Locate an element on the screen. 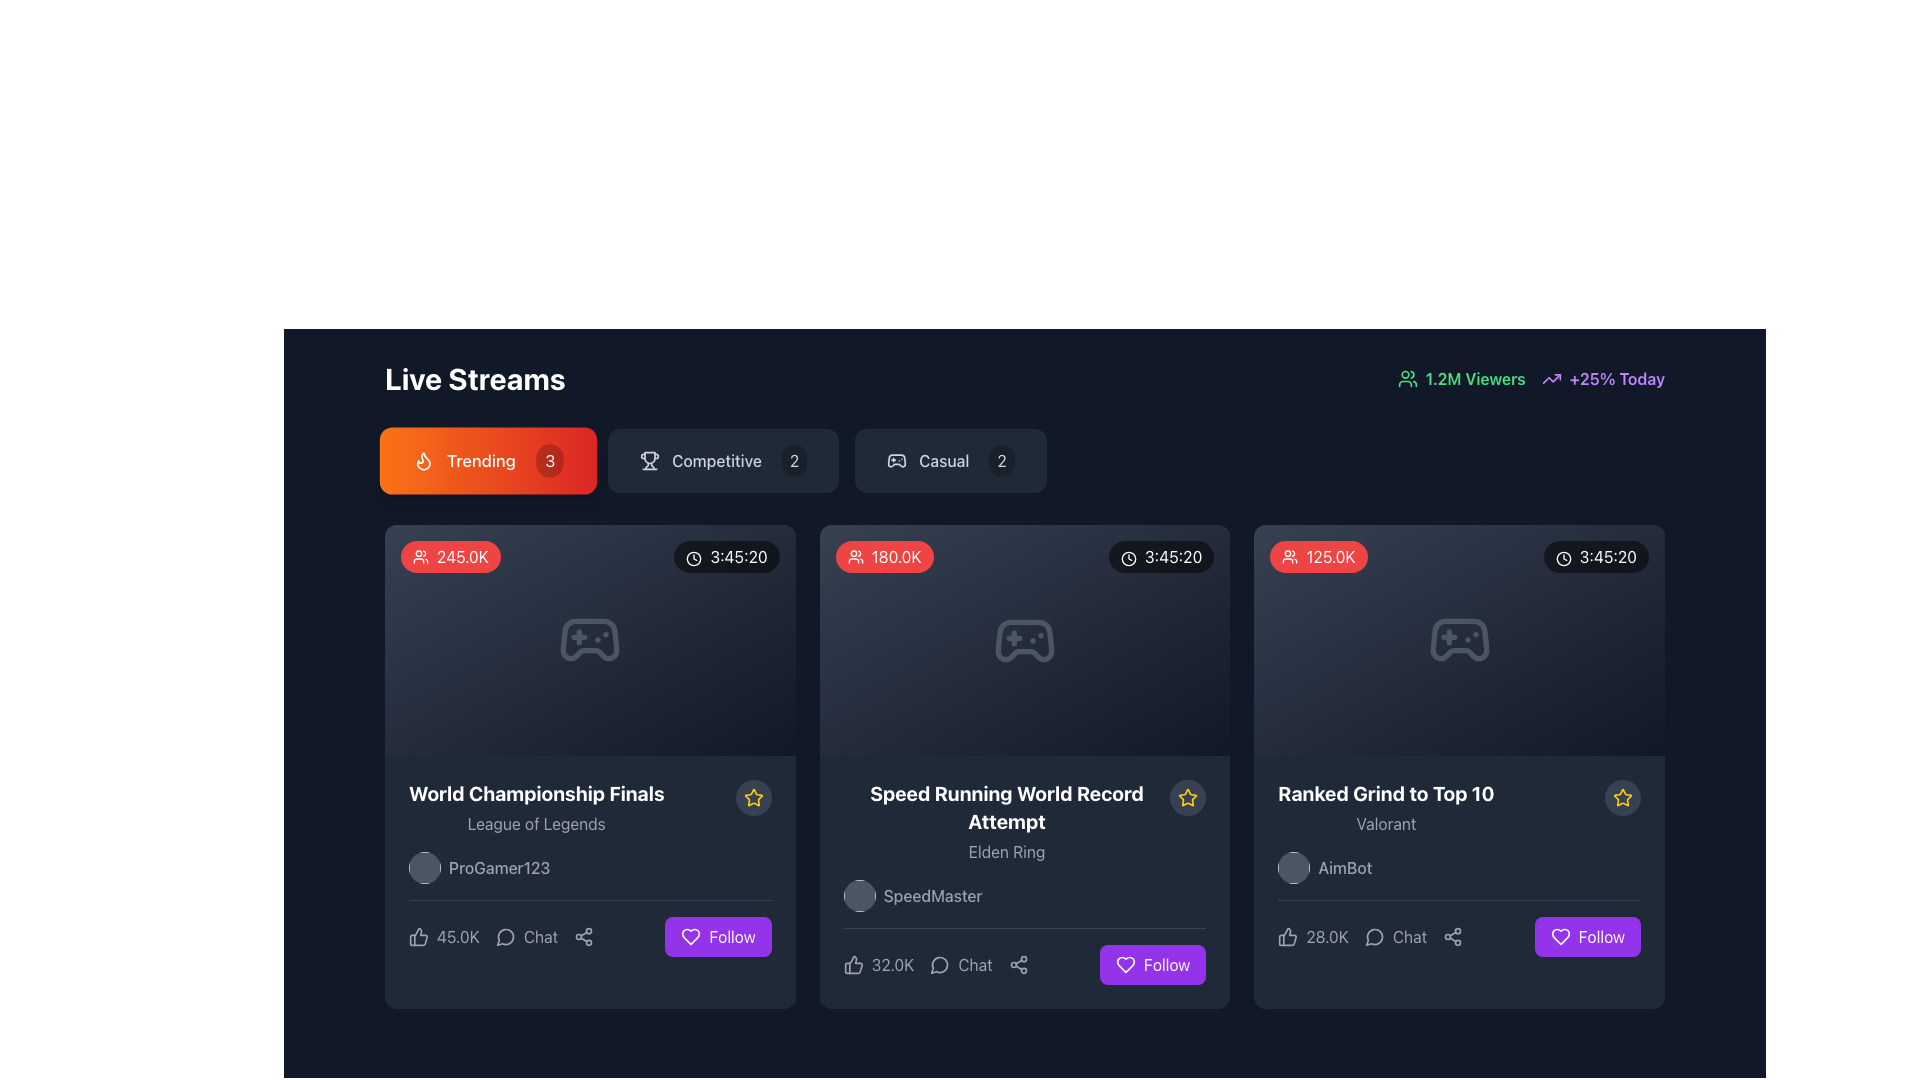 Image resolution: width=1920 pixels, height=1080 pixels. the follow button located at the bottom right of the rightmost card is located at coordinates (718, 937).